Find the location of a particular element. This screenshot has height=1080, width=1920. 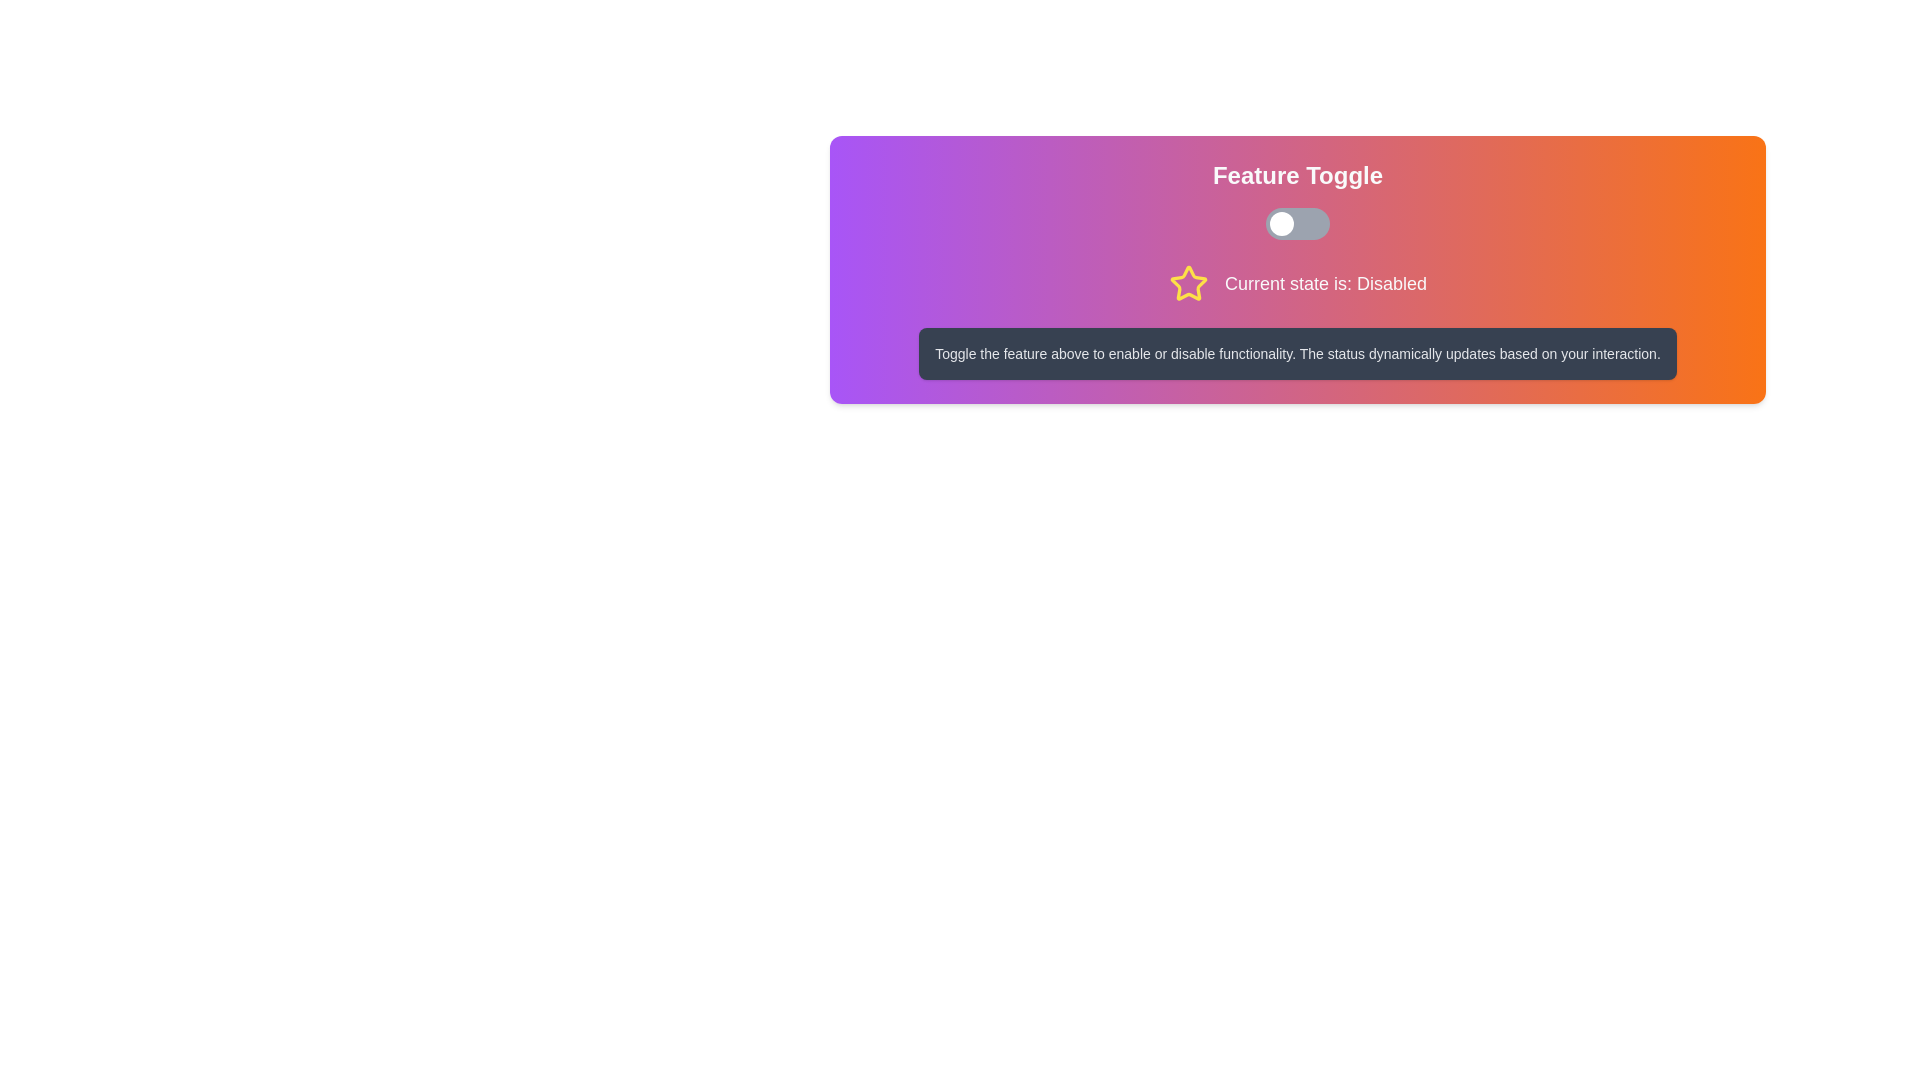

the text label that indicates the current state of the toggle switch labeled 'Feature Toggle', which is located beneath the switch and to the right of a star-shaped icon is located at coordinates (1325, 284).